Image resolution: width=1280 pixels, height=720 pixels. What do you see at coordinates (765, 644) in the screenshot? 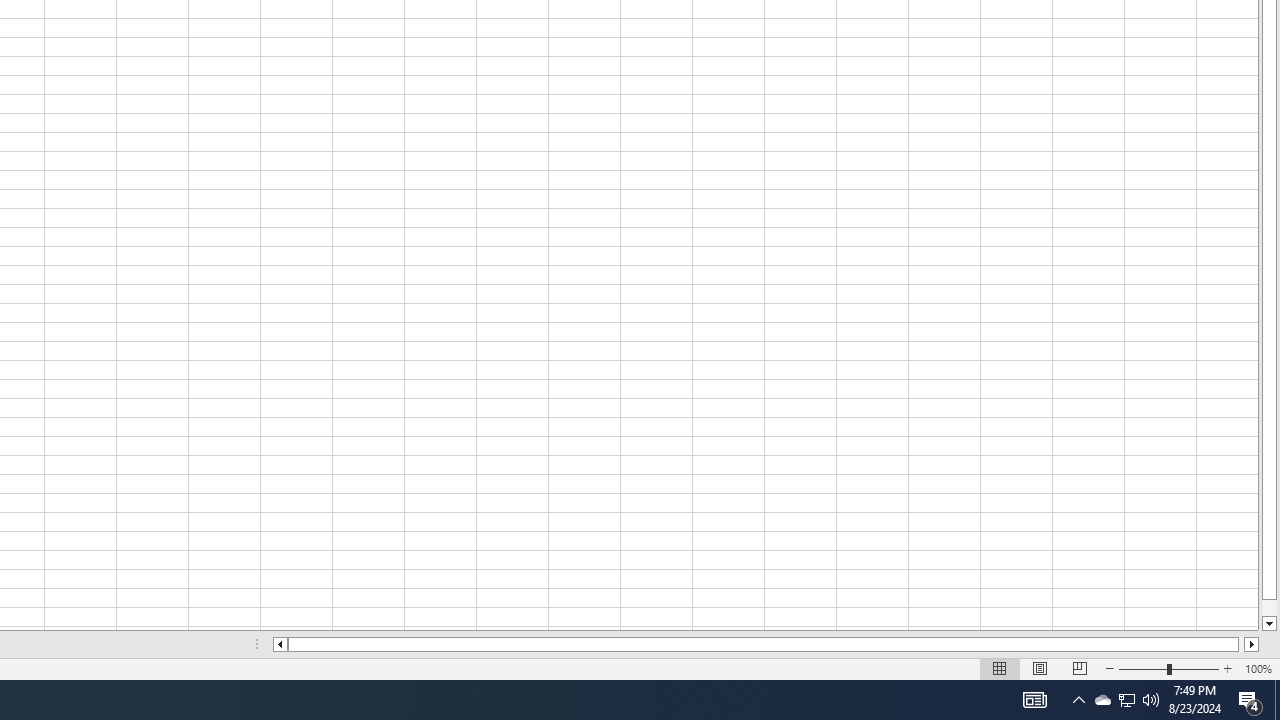
I see `'Class: NetUIScrollBar'` at bounding box center [765, 644].